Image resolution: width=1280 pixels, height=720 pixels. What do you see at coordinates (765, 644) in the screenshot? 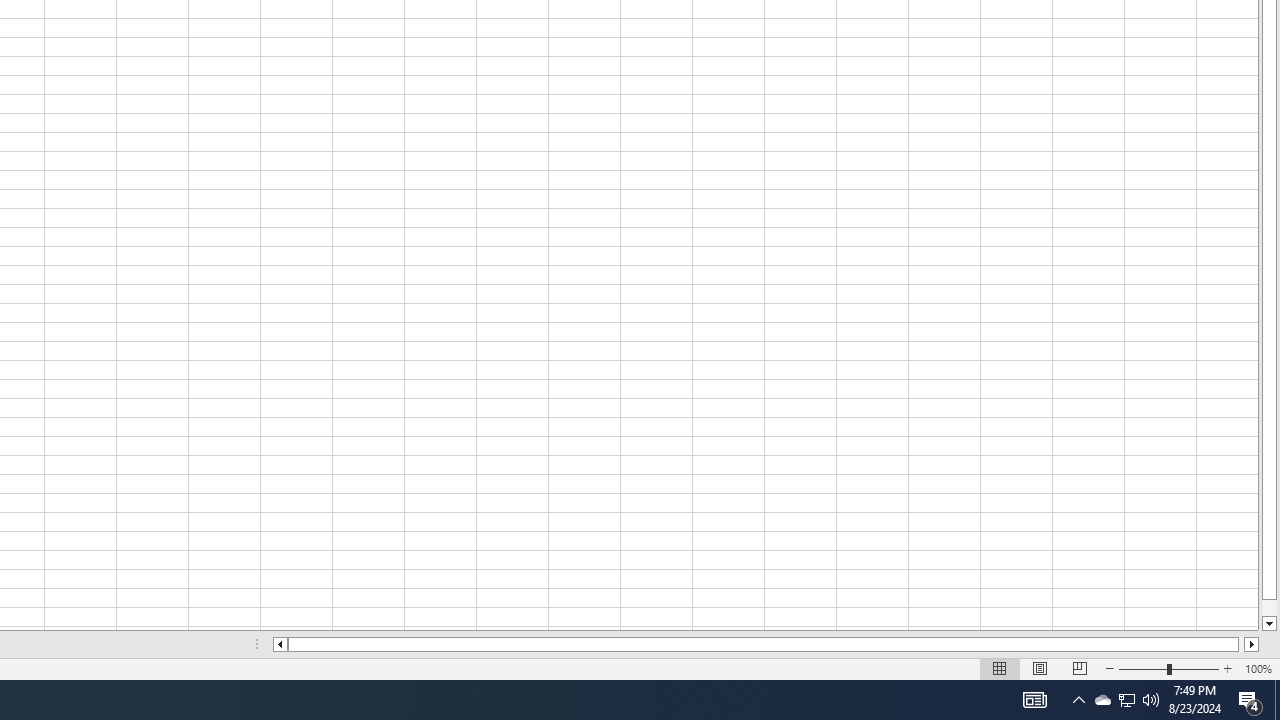
I see `'Class: NetUIScrollBar'` at bounding box center [765, 644].